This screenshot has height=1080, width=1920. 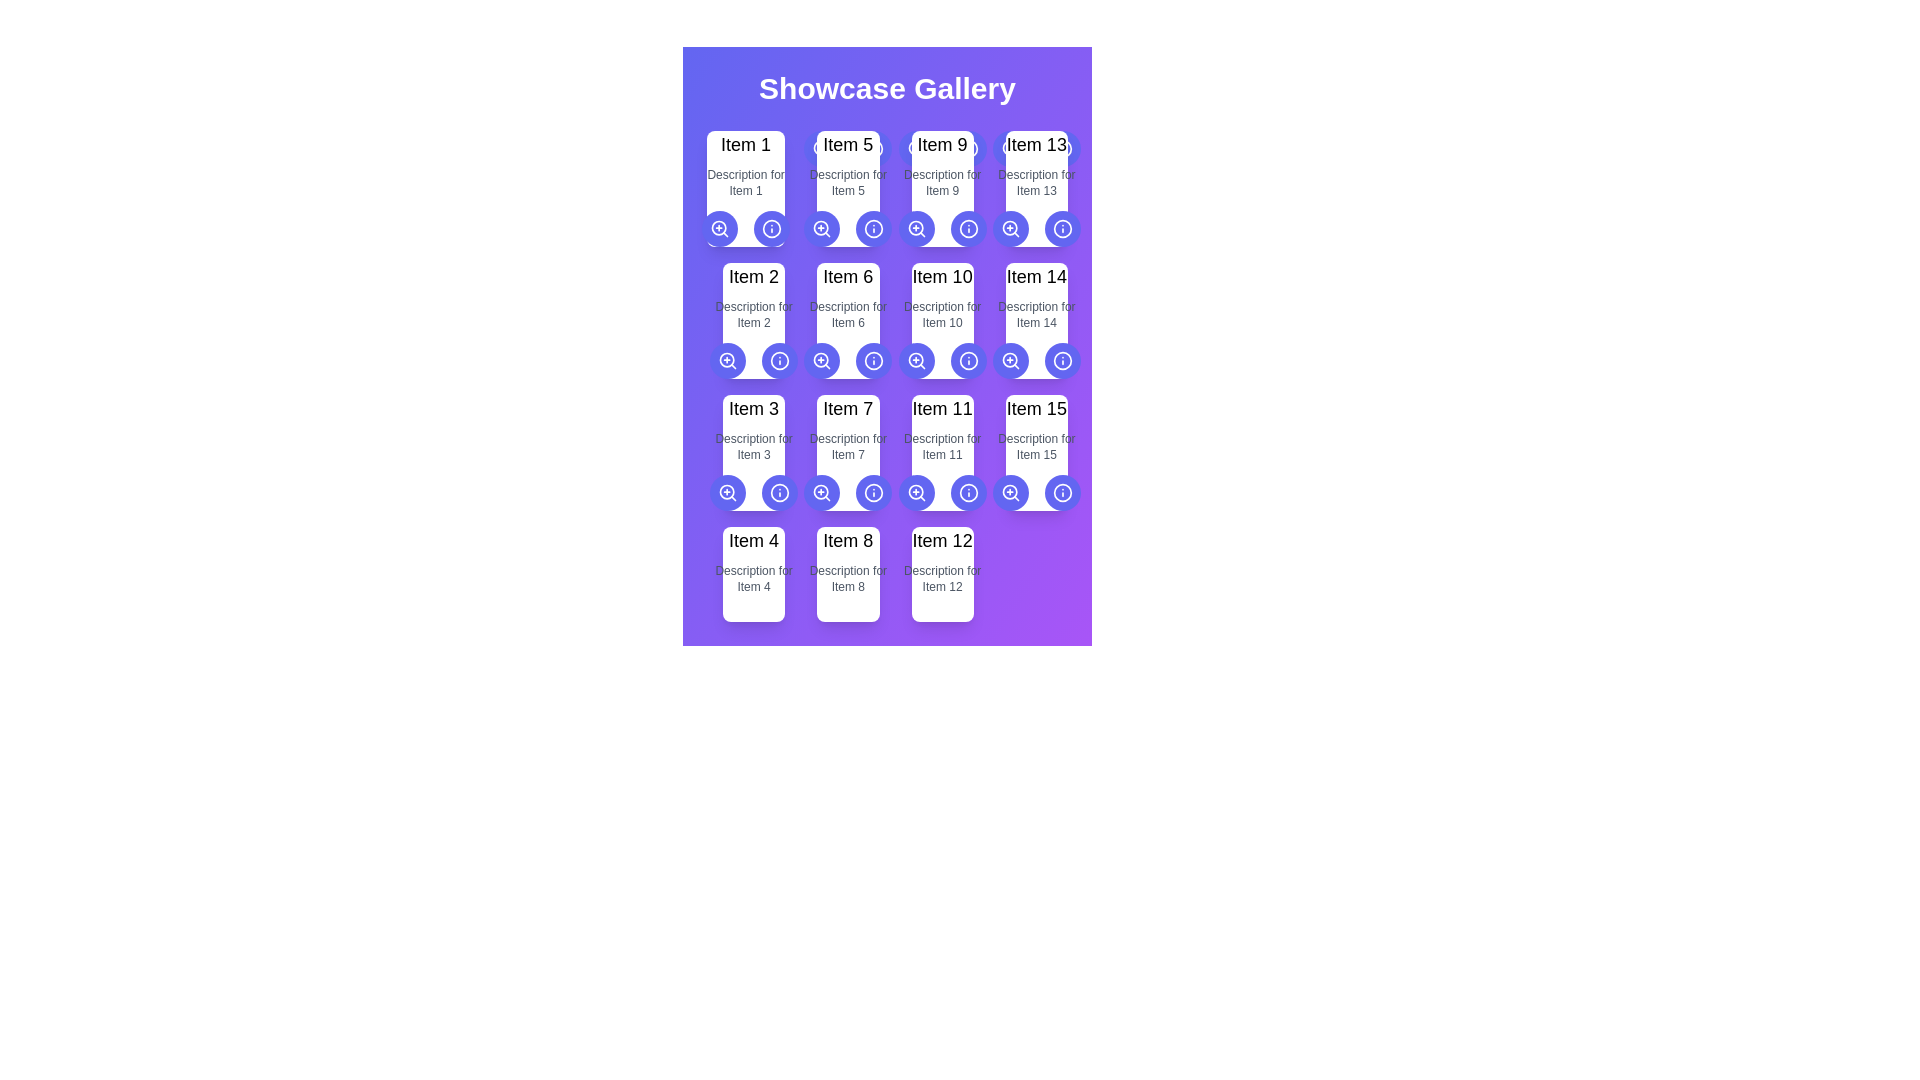 What do you see at coordinates (848, 227) in the screenshot?
I see `the left circular button with a magnifying glass icon for zooming in` at bounding box center [848, 227].